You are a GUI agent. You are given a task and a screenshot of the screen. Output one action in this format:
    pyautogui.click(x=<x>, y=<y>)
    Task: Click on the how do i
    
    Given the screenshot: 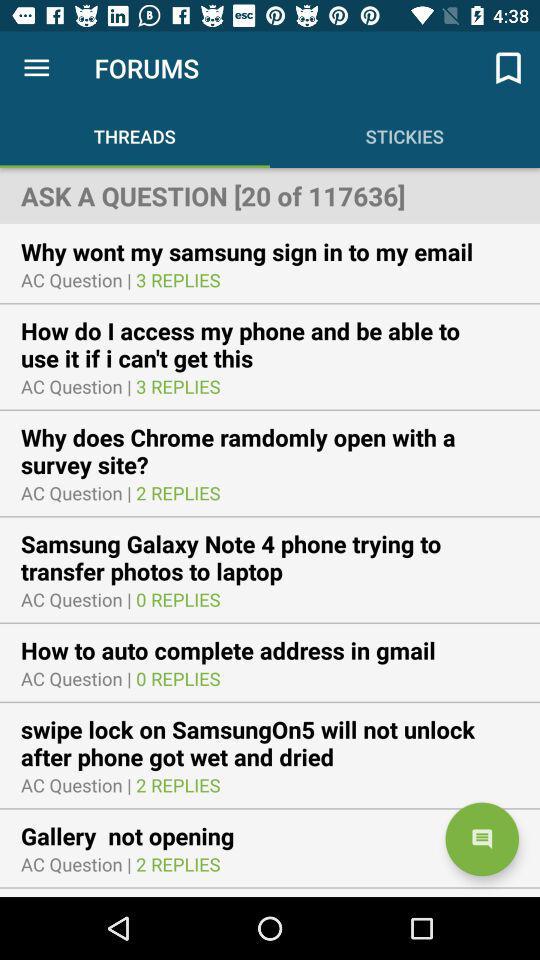 What is the action you would take?
    pyautogui.click(x=270, y=344)
    